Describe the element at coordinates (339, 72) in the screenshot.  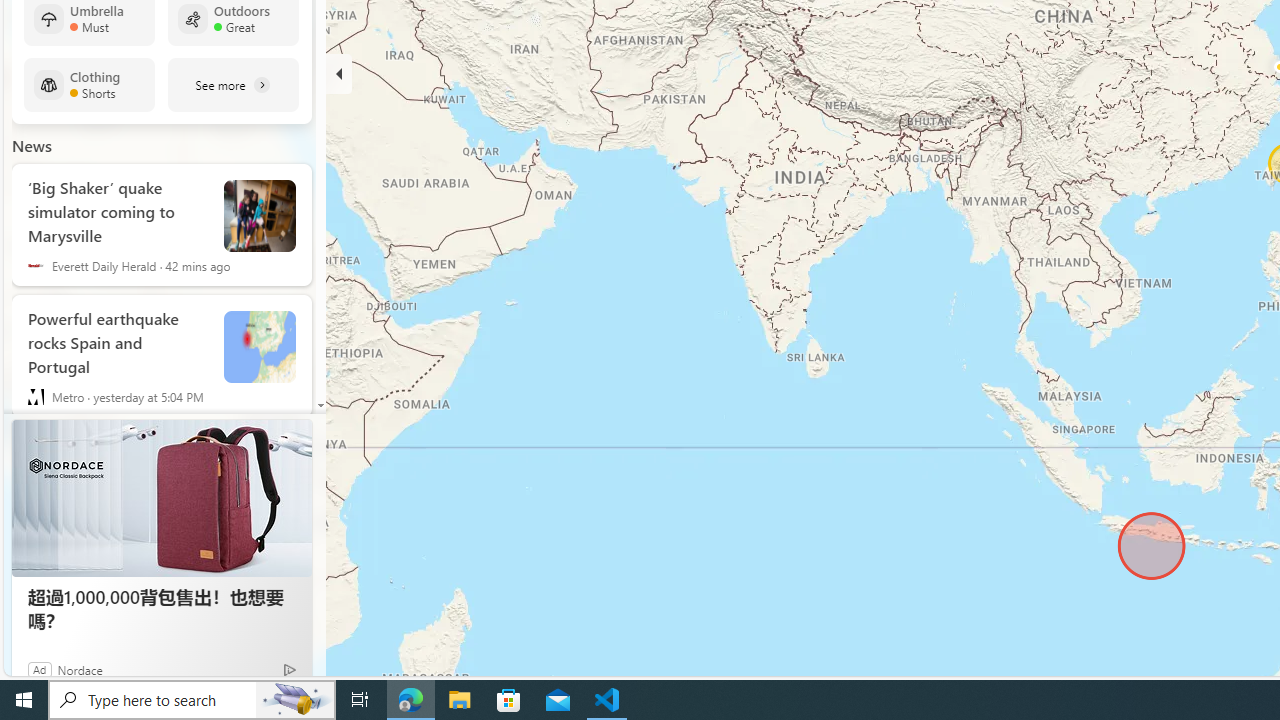
I see `'Hide'` at that location.